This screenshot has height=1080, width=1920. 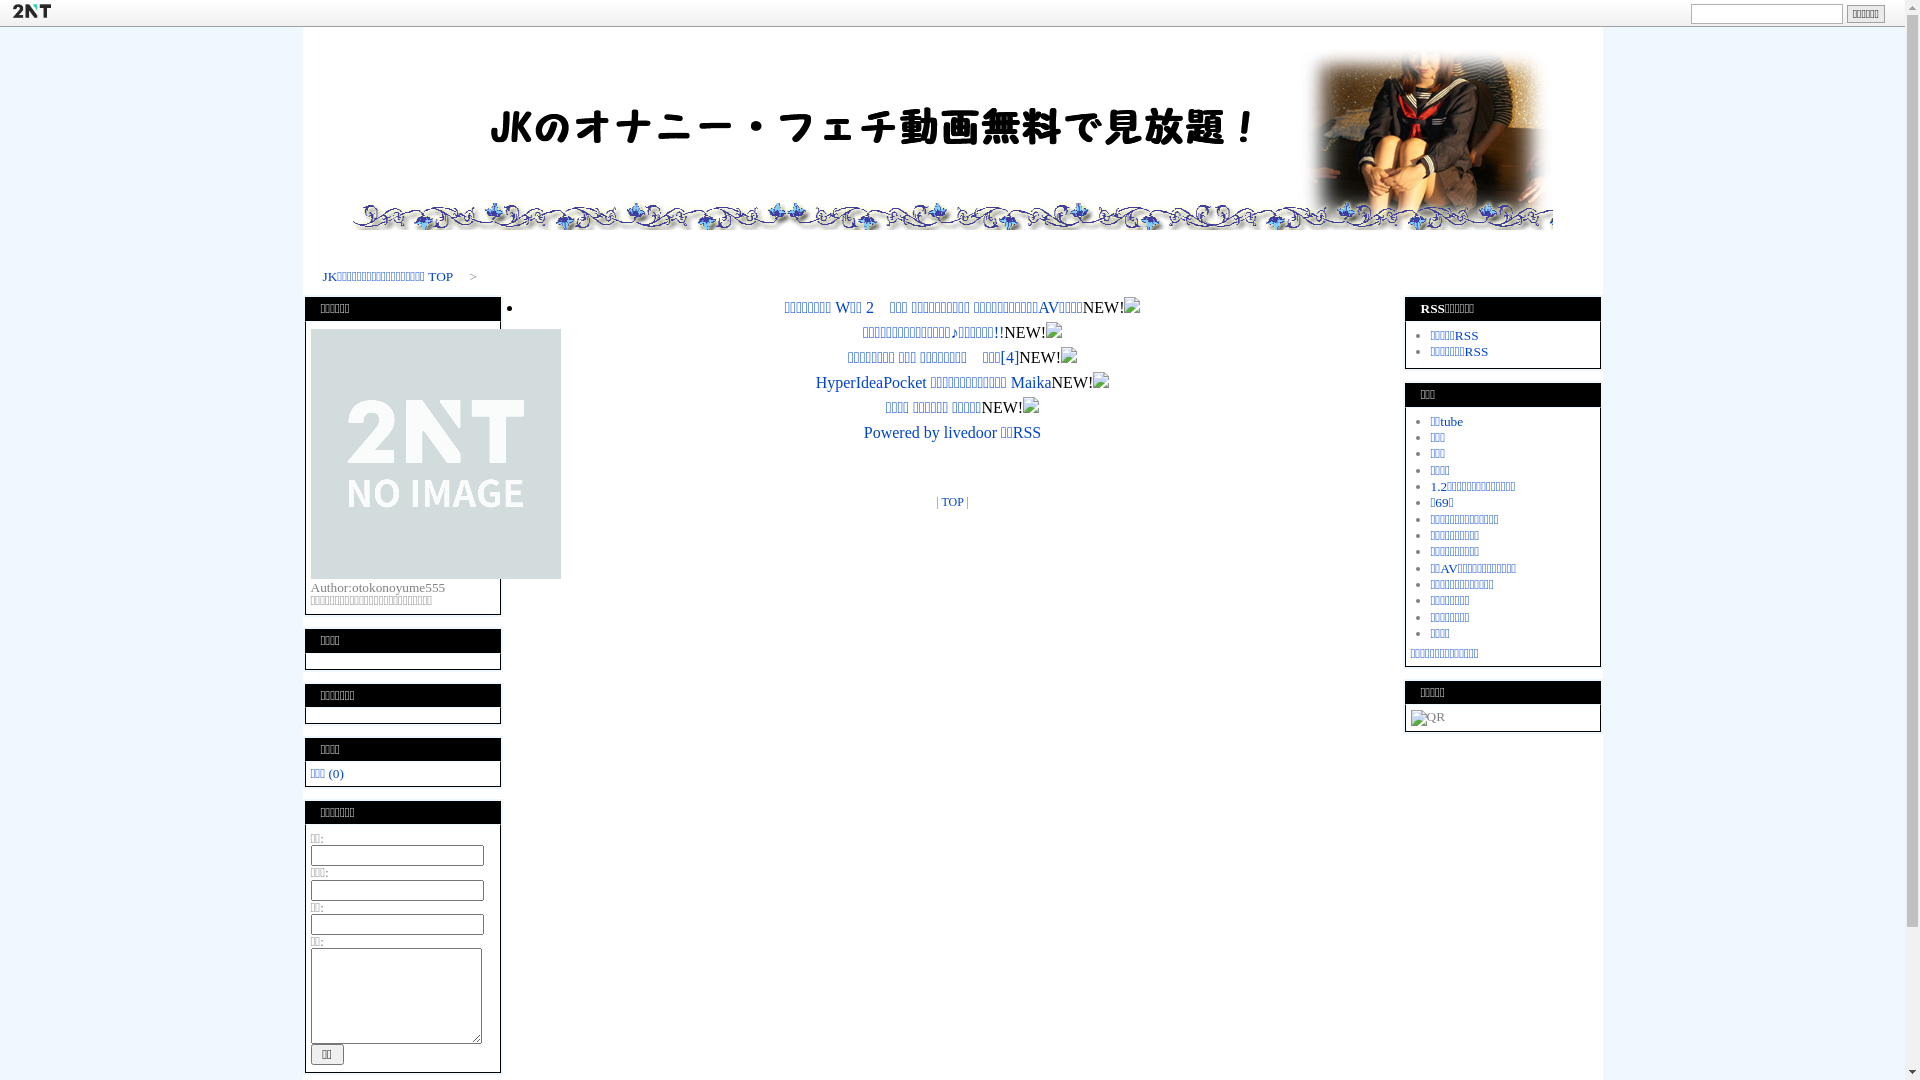 What do you see at coordinates (950, 500) in the screenshot?
I see `'TOP'` at bounding box center [950, 500].